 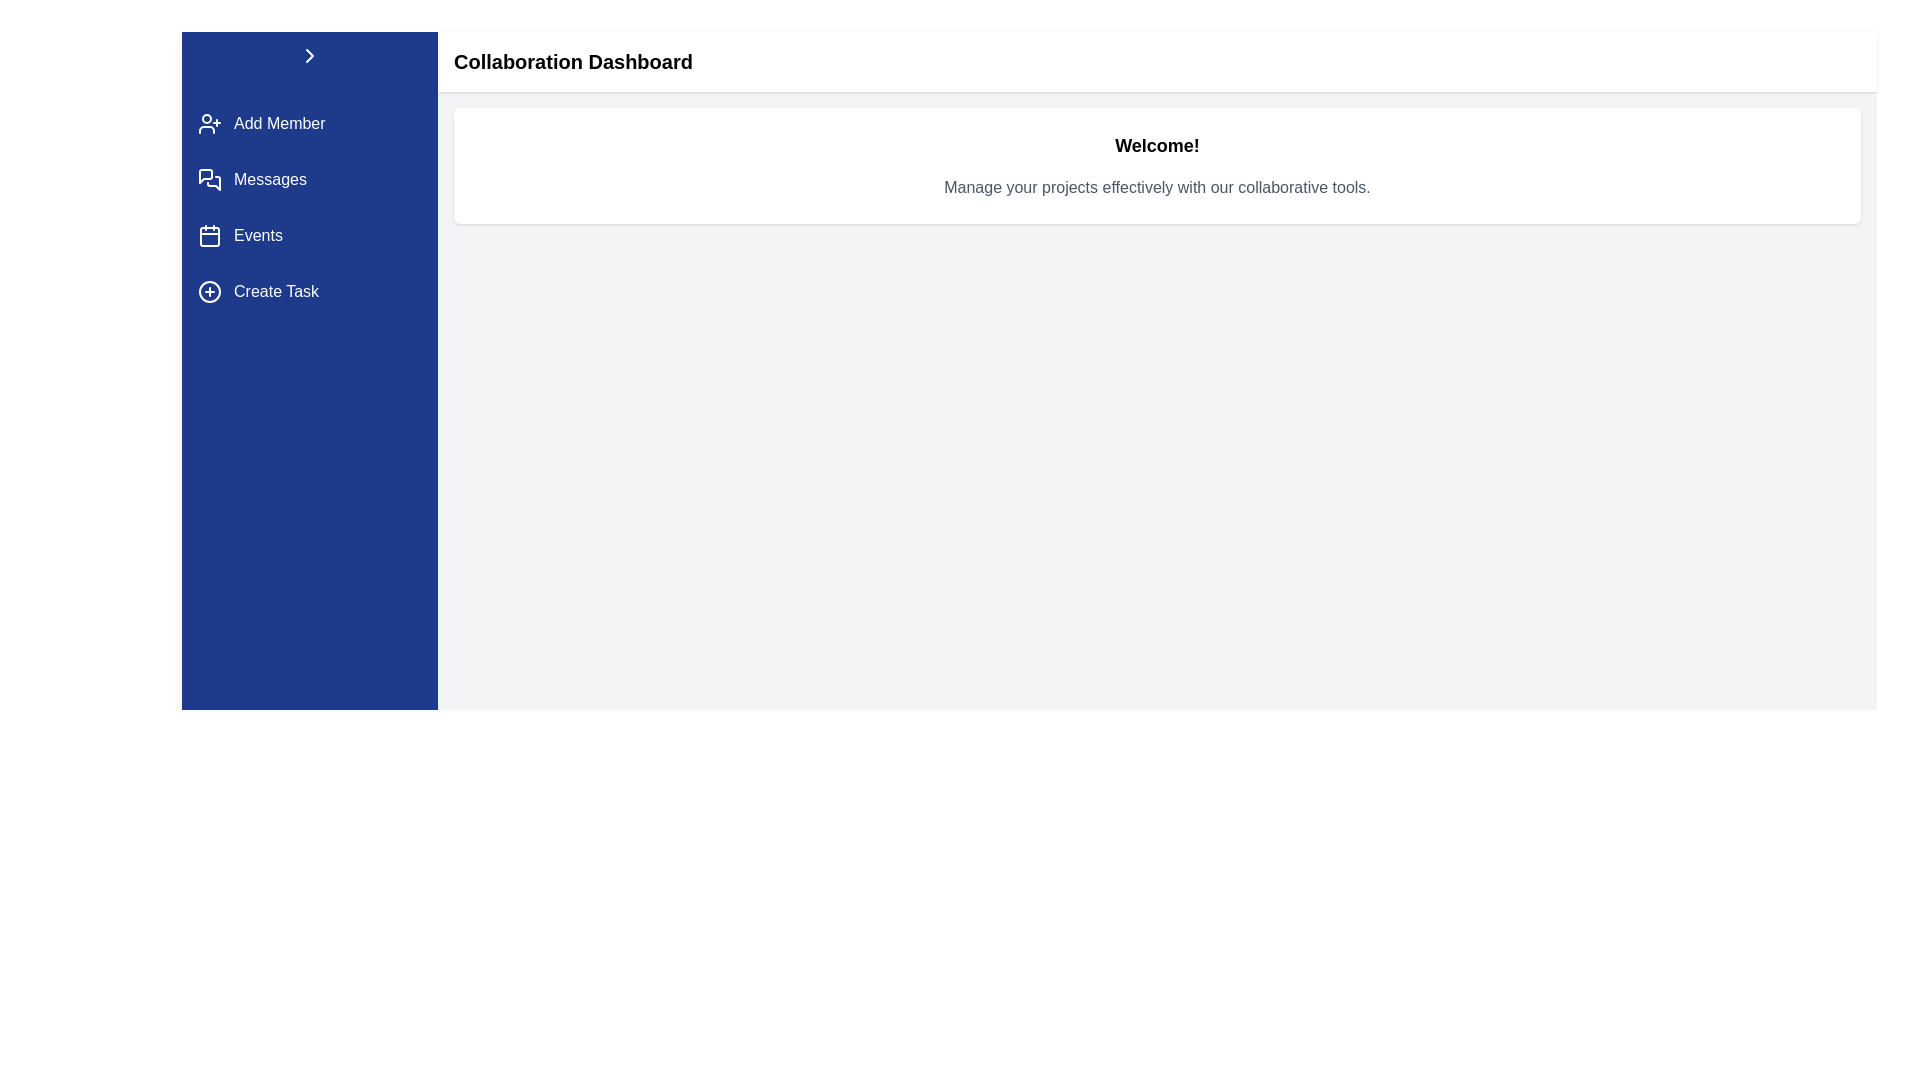 What do you see at coordinates (309, 292) in the screenshot?
I see `the 'Create Task' button located on the blue sidebar, which features a circular icon with a plus symbol and is the fourth entry in the vertical list of menu options` at bounding box center [309, 292].